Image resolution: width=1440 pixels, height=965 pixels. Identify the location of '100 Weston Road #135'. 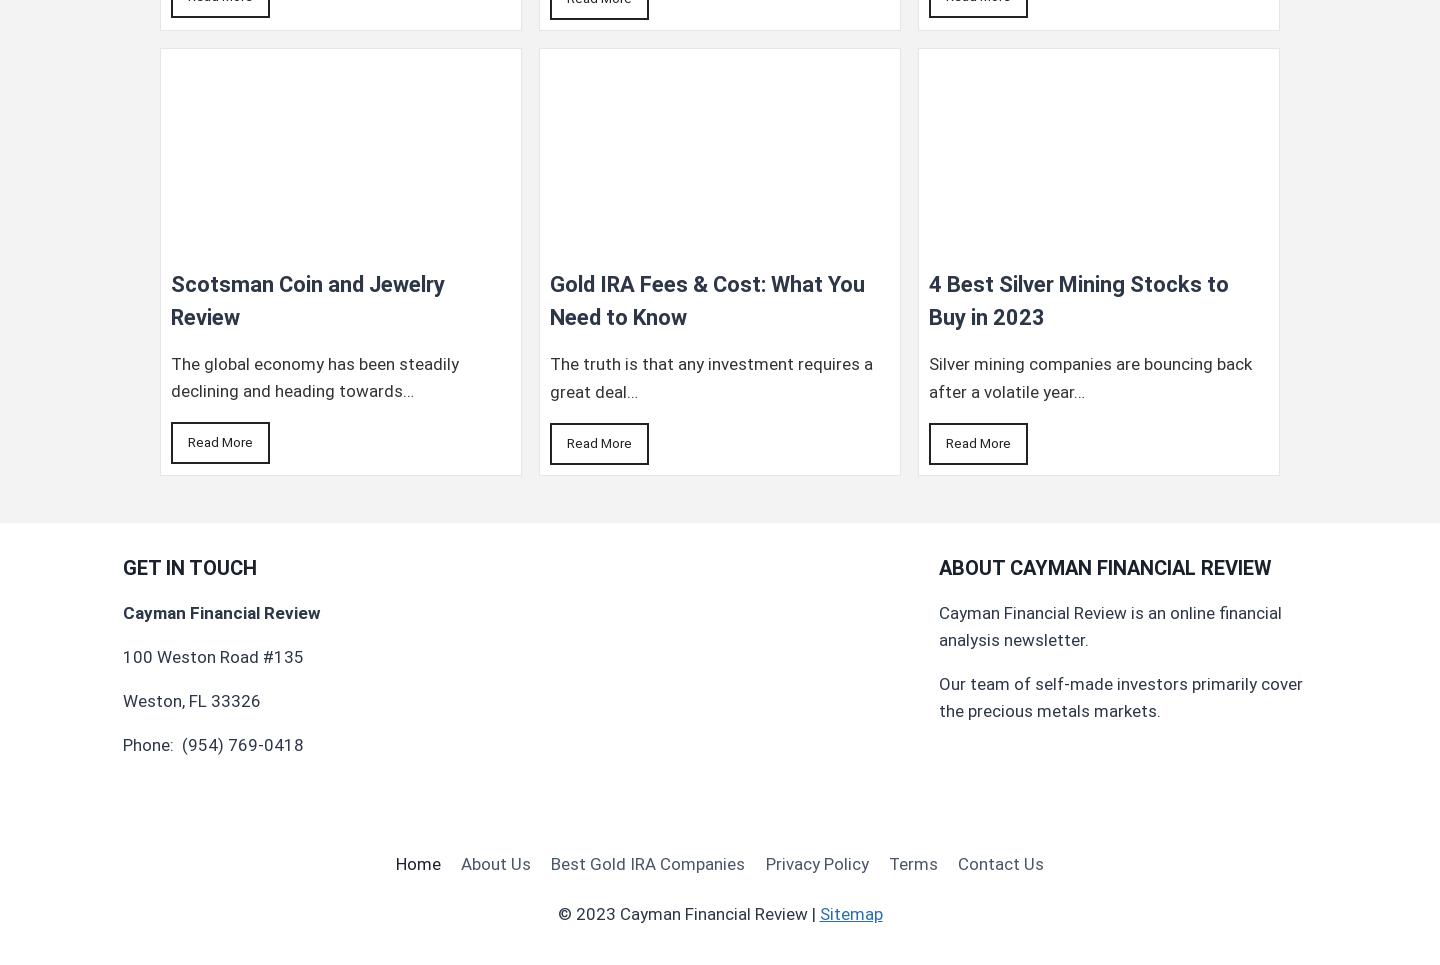
(213, 656).